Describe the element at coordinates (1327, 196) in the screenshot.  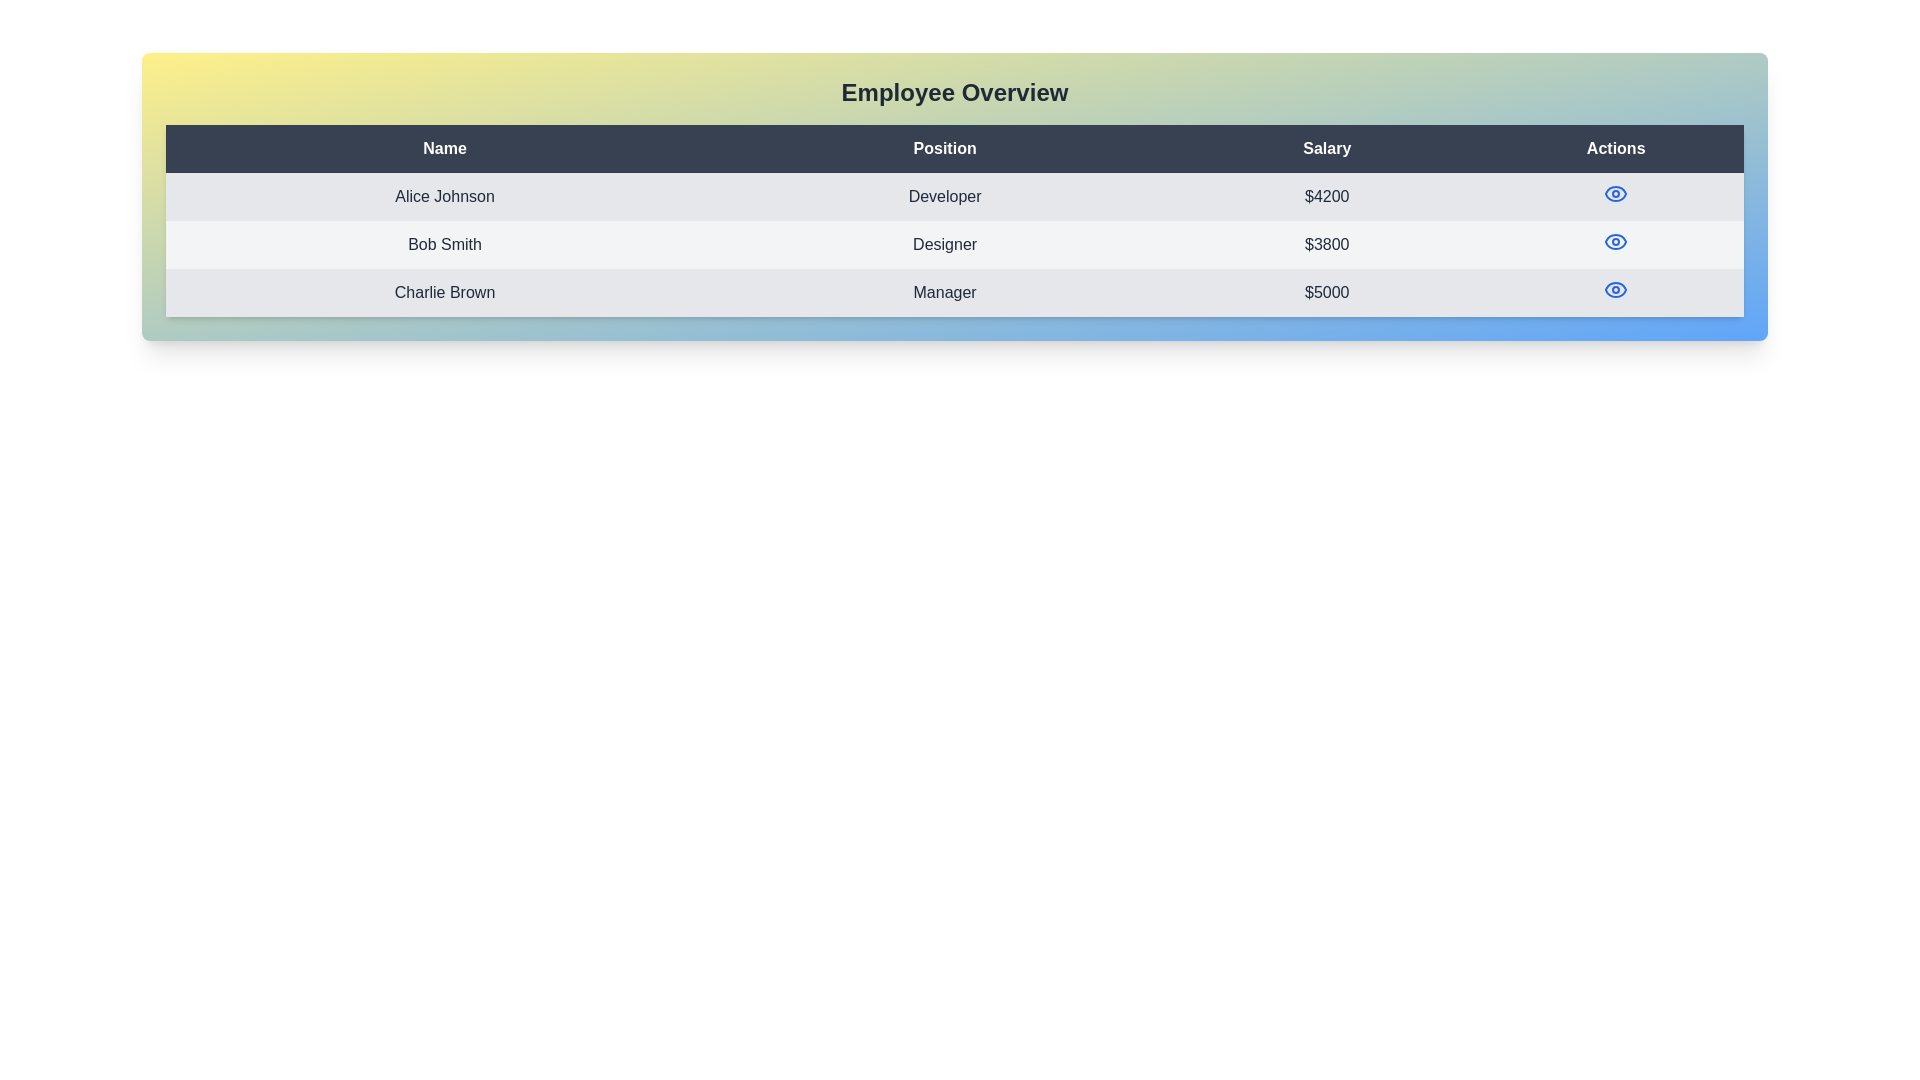
I see `the static text field displaying the salary value for 'Alice Johnson' located in the third column of the first data row in the table` at that location.